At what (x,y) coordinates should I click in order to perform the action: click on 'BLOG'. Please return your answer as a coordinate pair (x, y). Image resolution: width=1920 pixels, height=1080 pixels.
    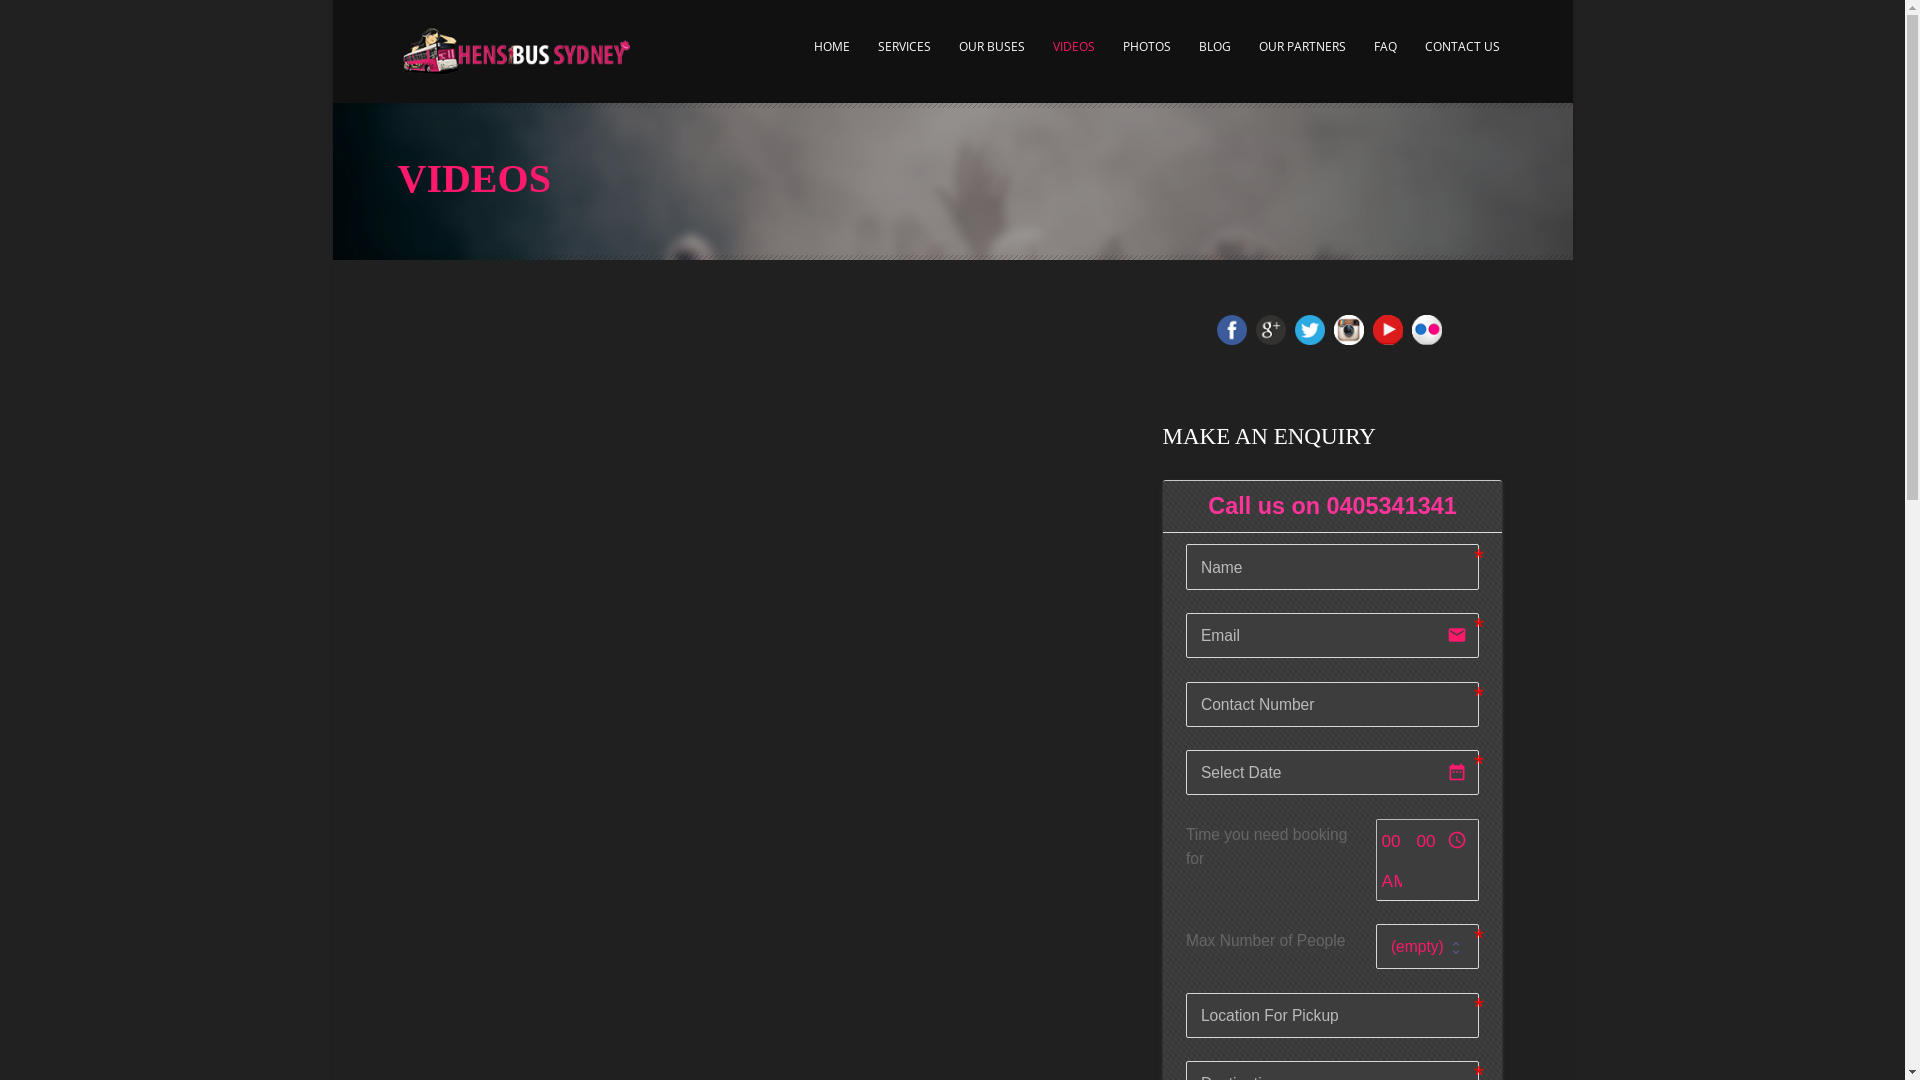
    Looking at the image, I should click on (1194, 56).